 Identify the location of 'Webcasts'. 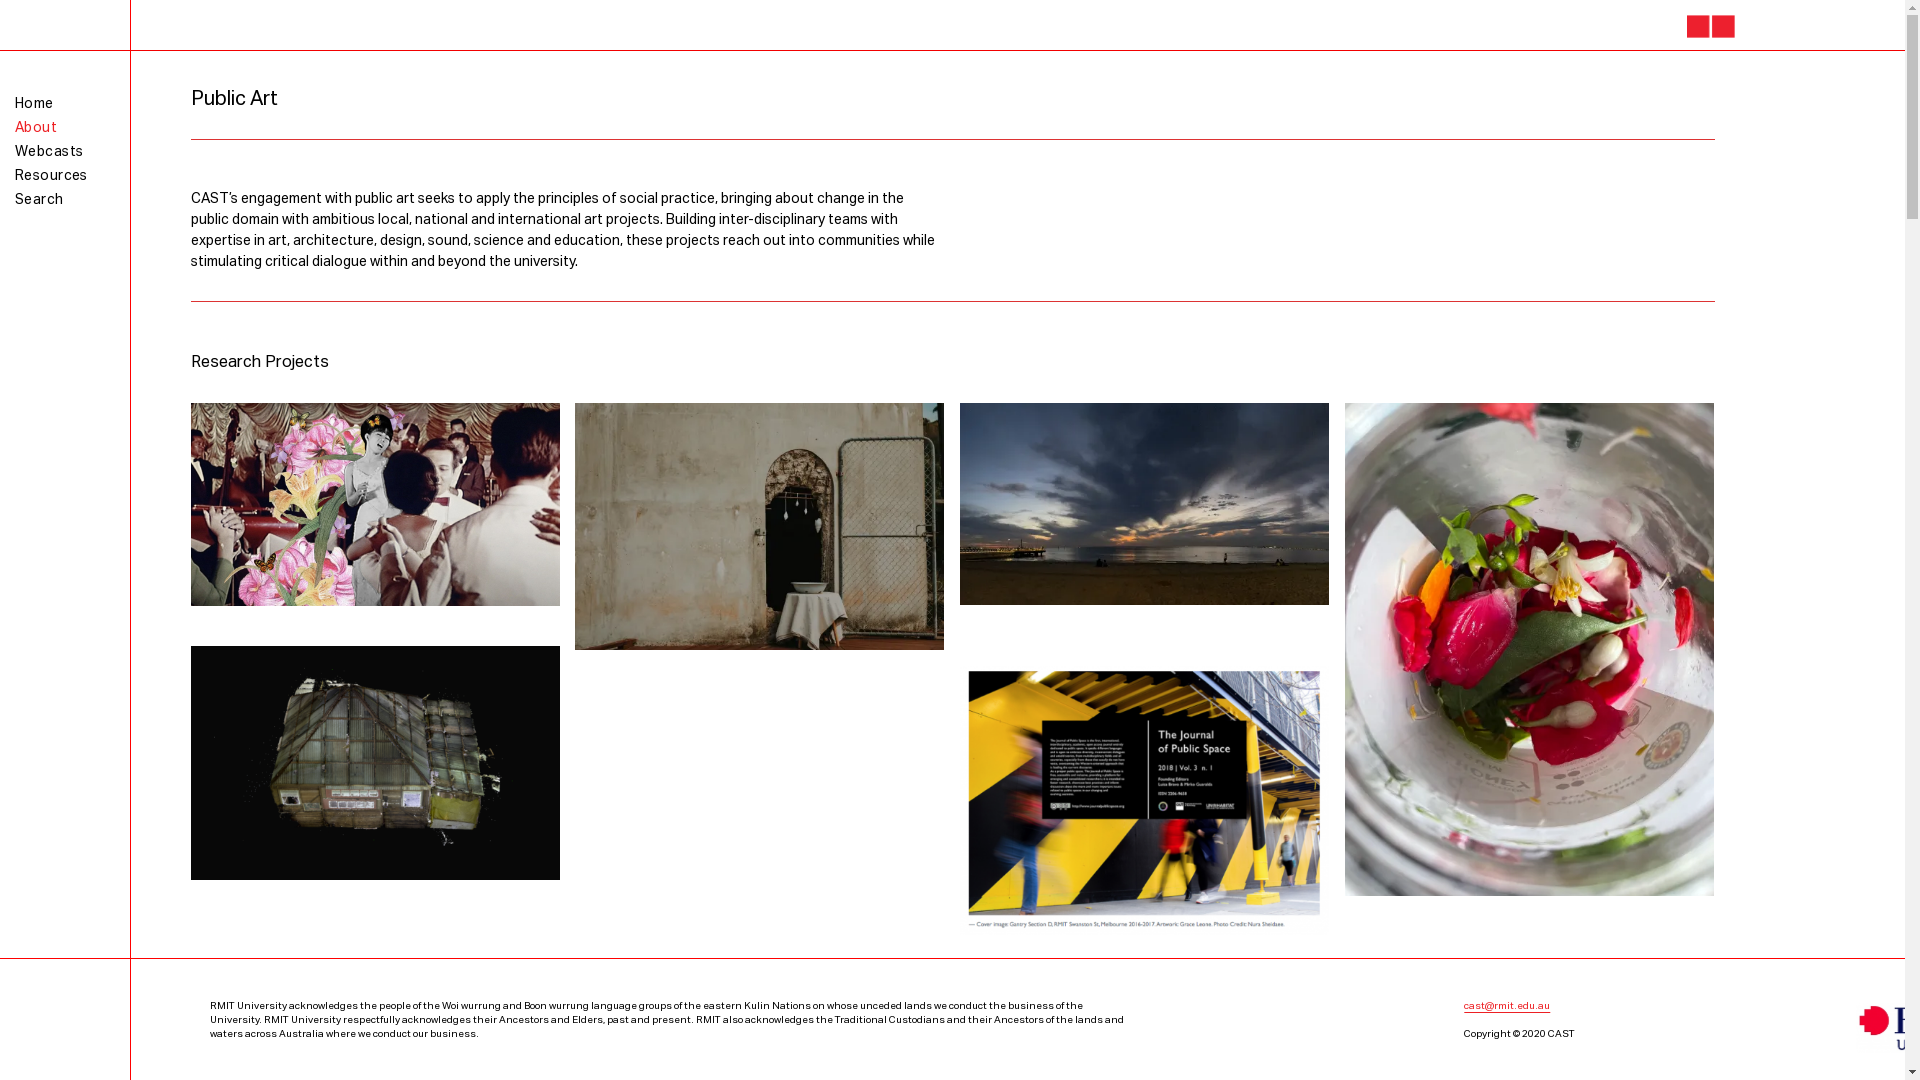
(14, 150).